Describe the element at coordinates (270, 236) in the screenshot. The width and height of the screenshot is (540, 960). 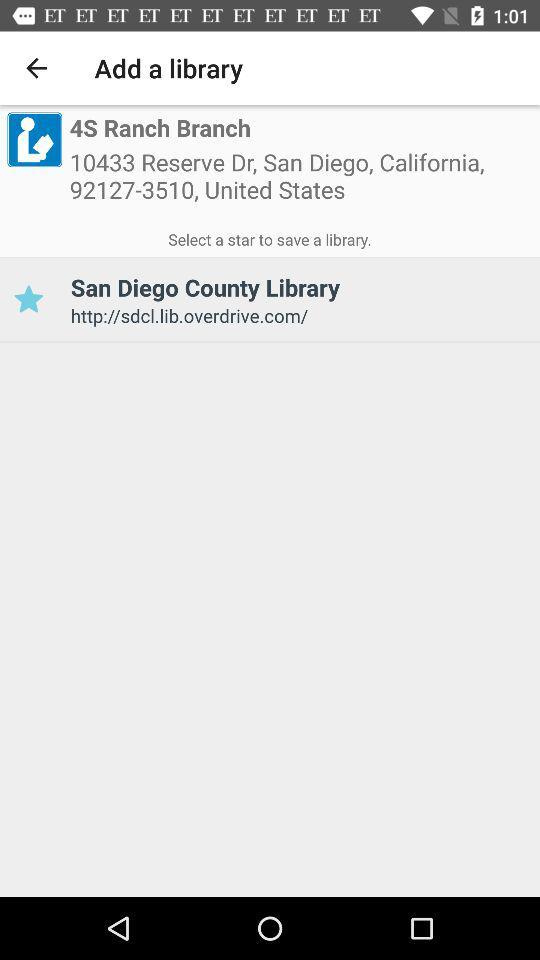
I see `item below 10433 reserve dr` at that location.